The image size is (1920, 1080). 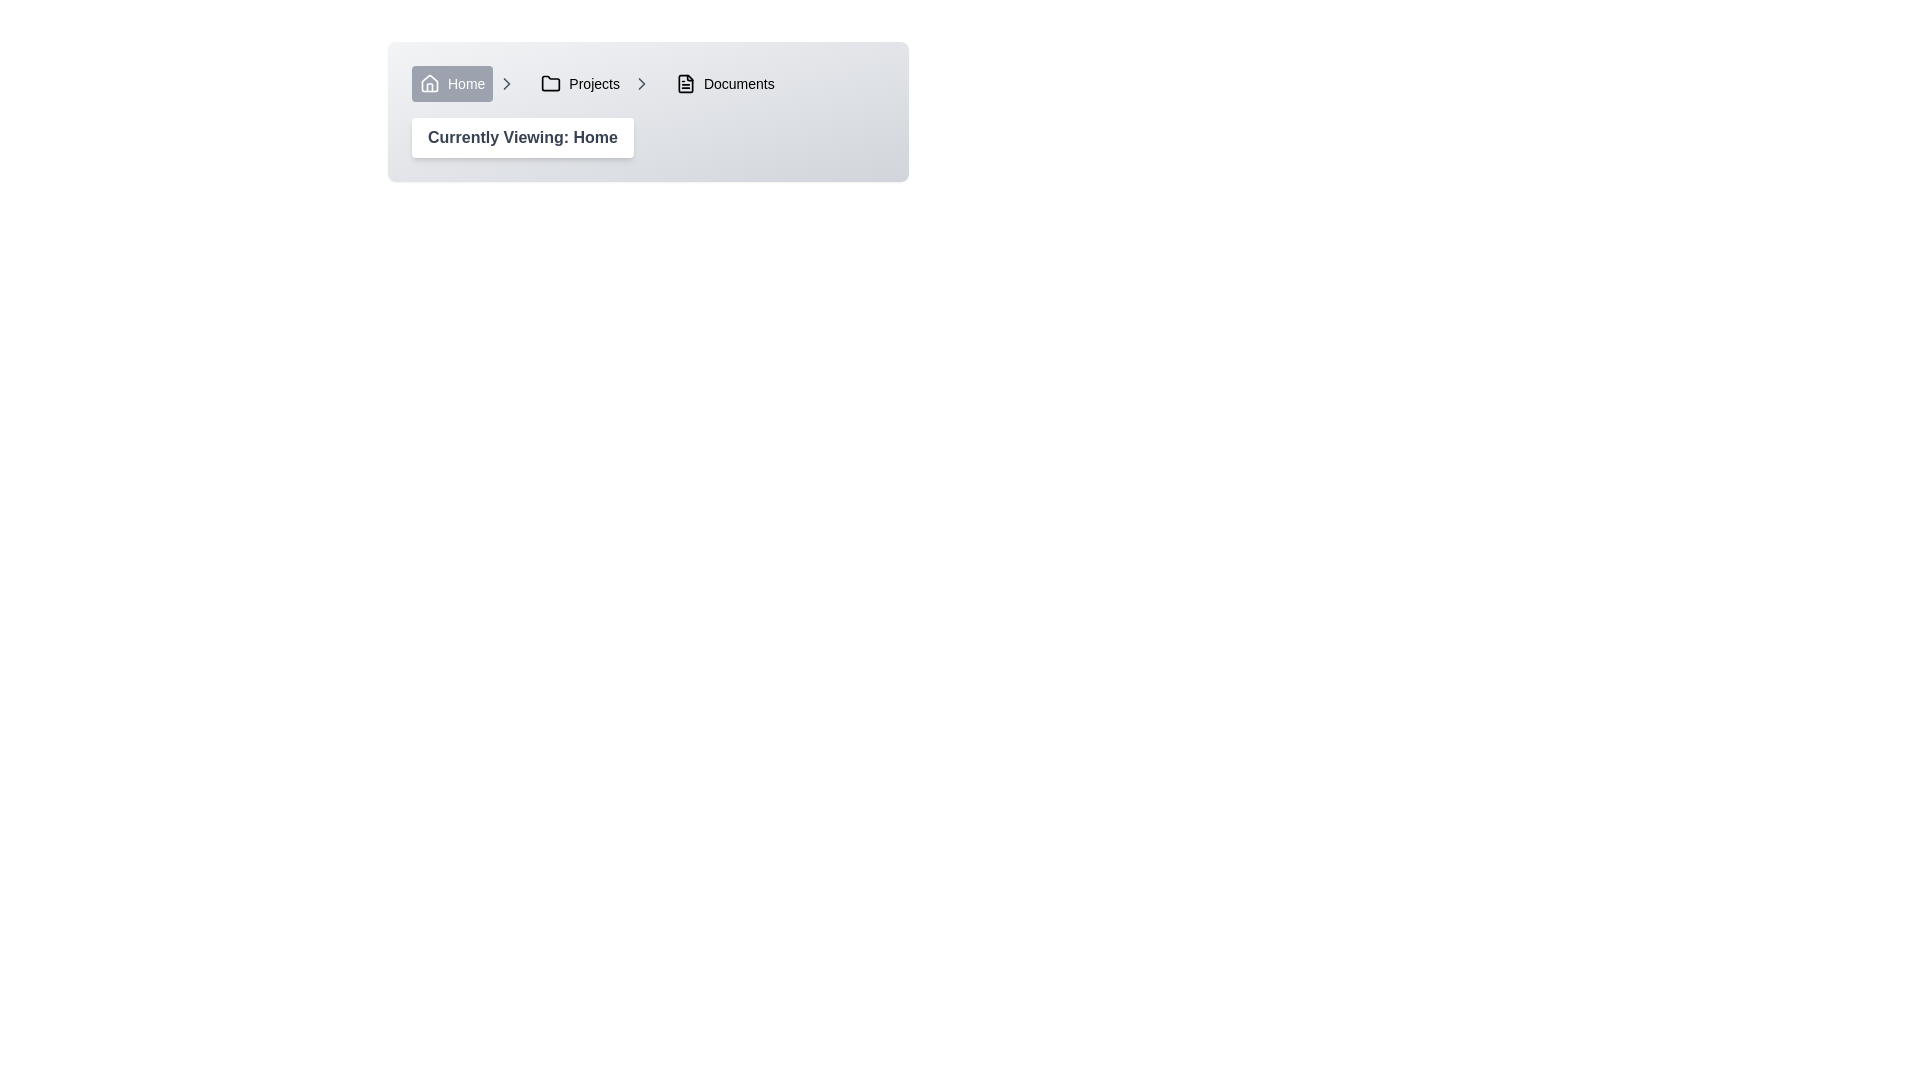 What do you see at coordinates (451, 83) in the screenshot?
I see `the 'Home' button in the breadcrumb navigation bar, which is a gray rounded rectangular button with a house icon and white text` at bounding box center [451, 83].